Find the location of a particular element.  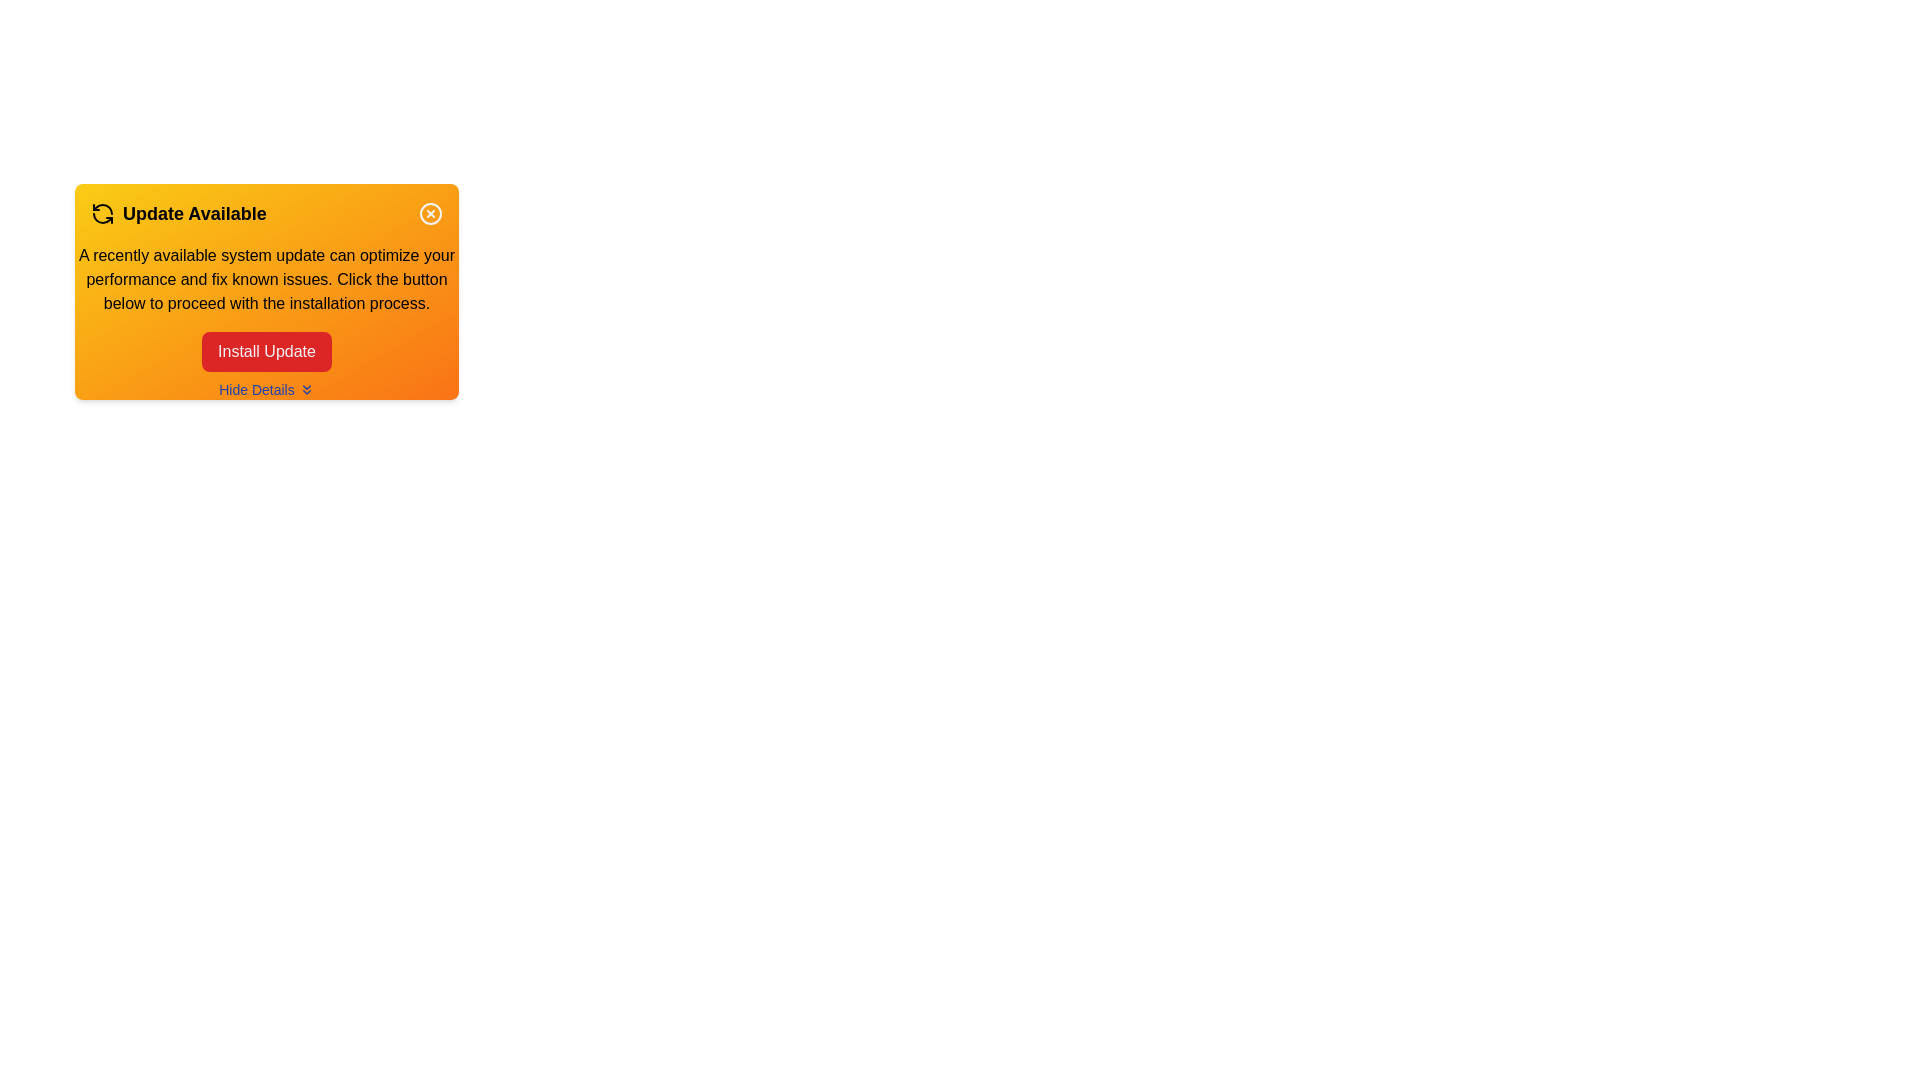

the refresh icon to trigger its action is located at coordinates (101, 213).